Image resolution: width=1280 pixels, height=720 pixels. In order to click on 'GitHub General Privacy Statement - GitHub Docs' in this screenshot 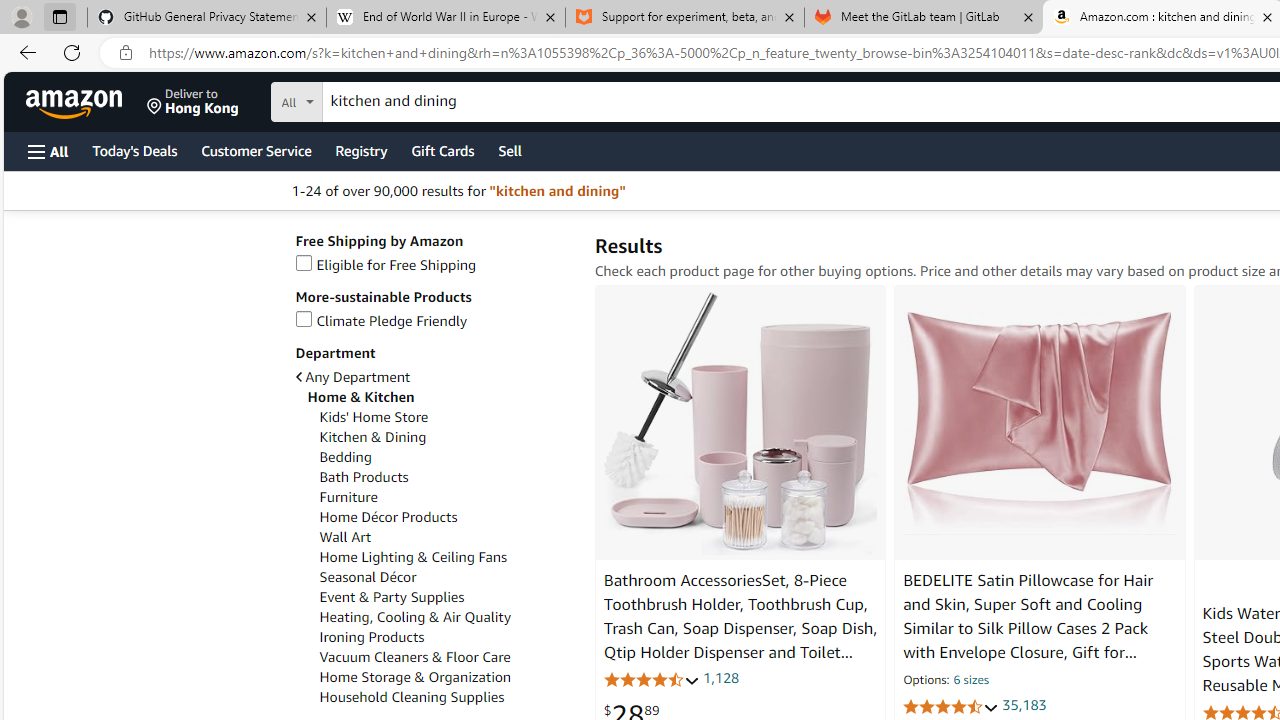, I will do `click(207, 17)`.